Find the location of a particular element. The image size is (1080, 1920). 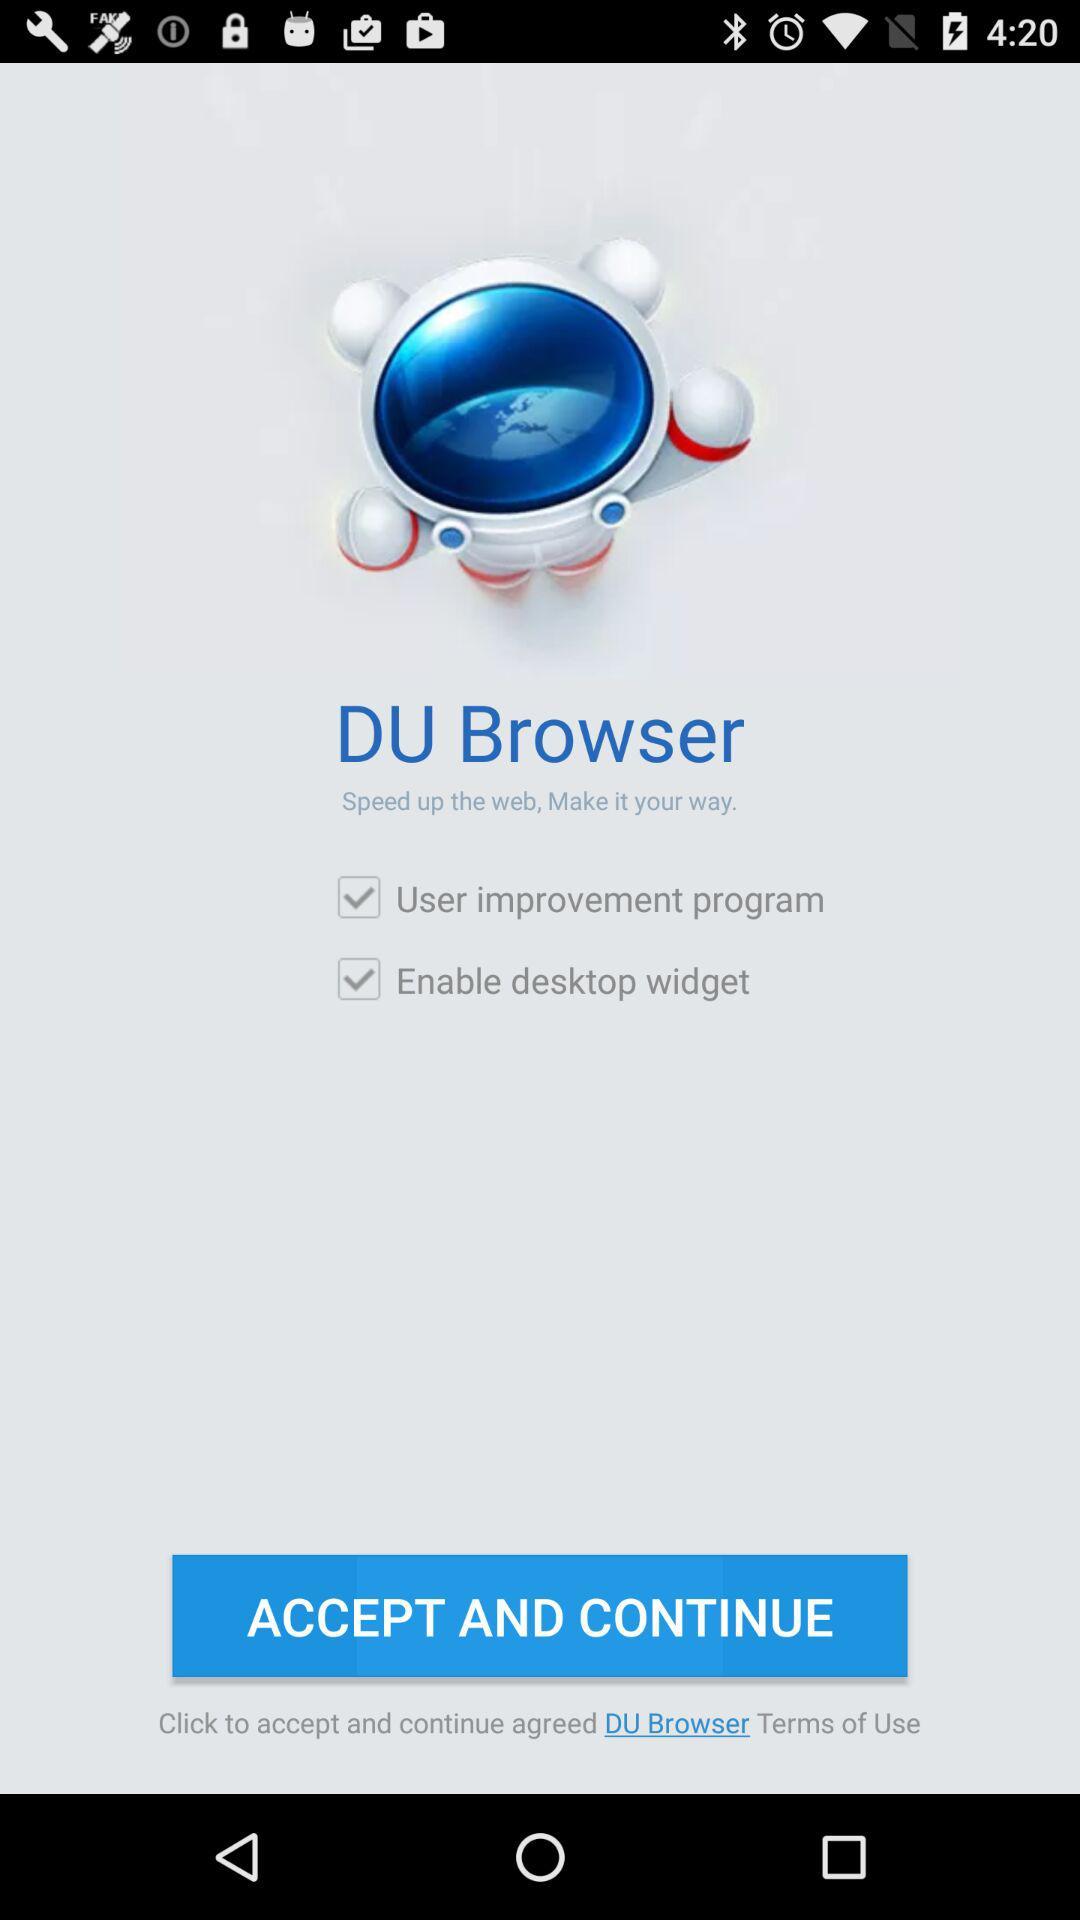

the item below the accept and continue button is located at coordinates (538, 1721).